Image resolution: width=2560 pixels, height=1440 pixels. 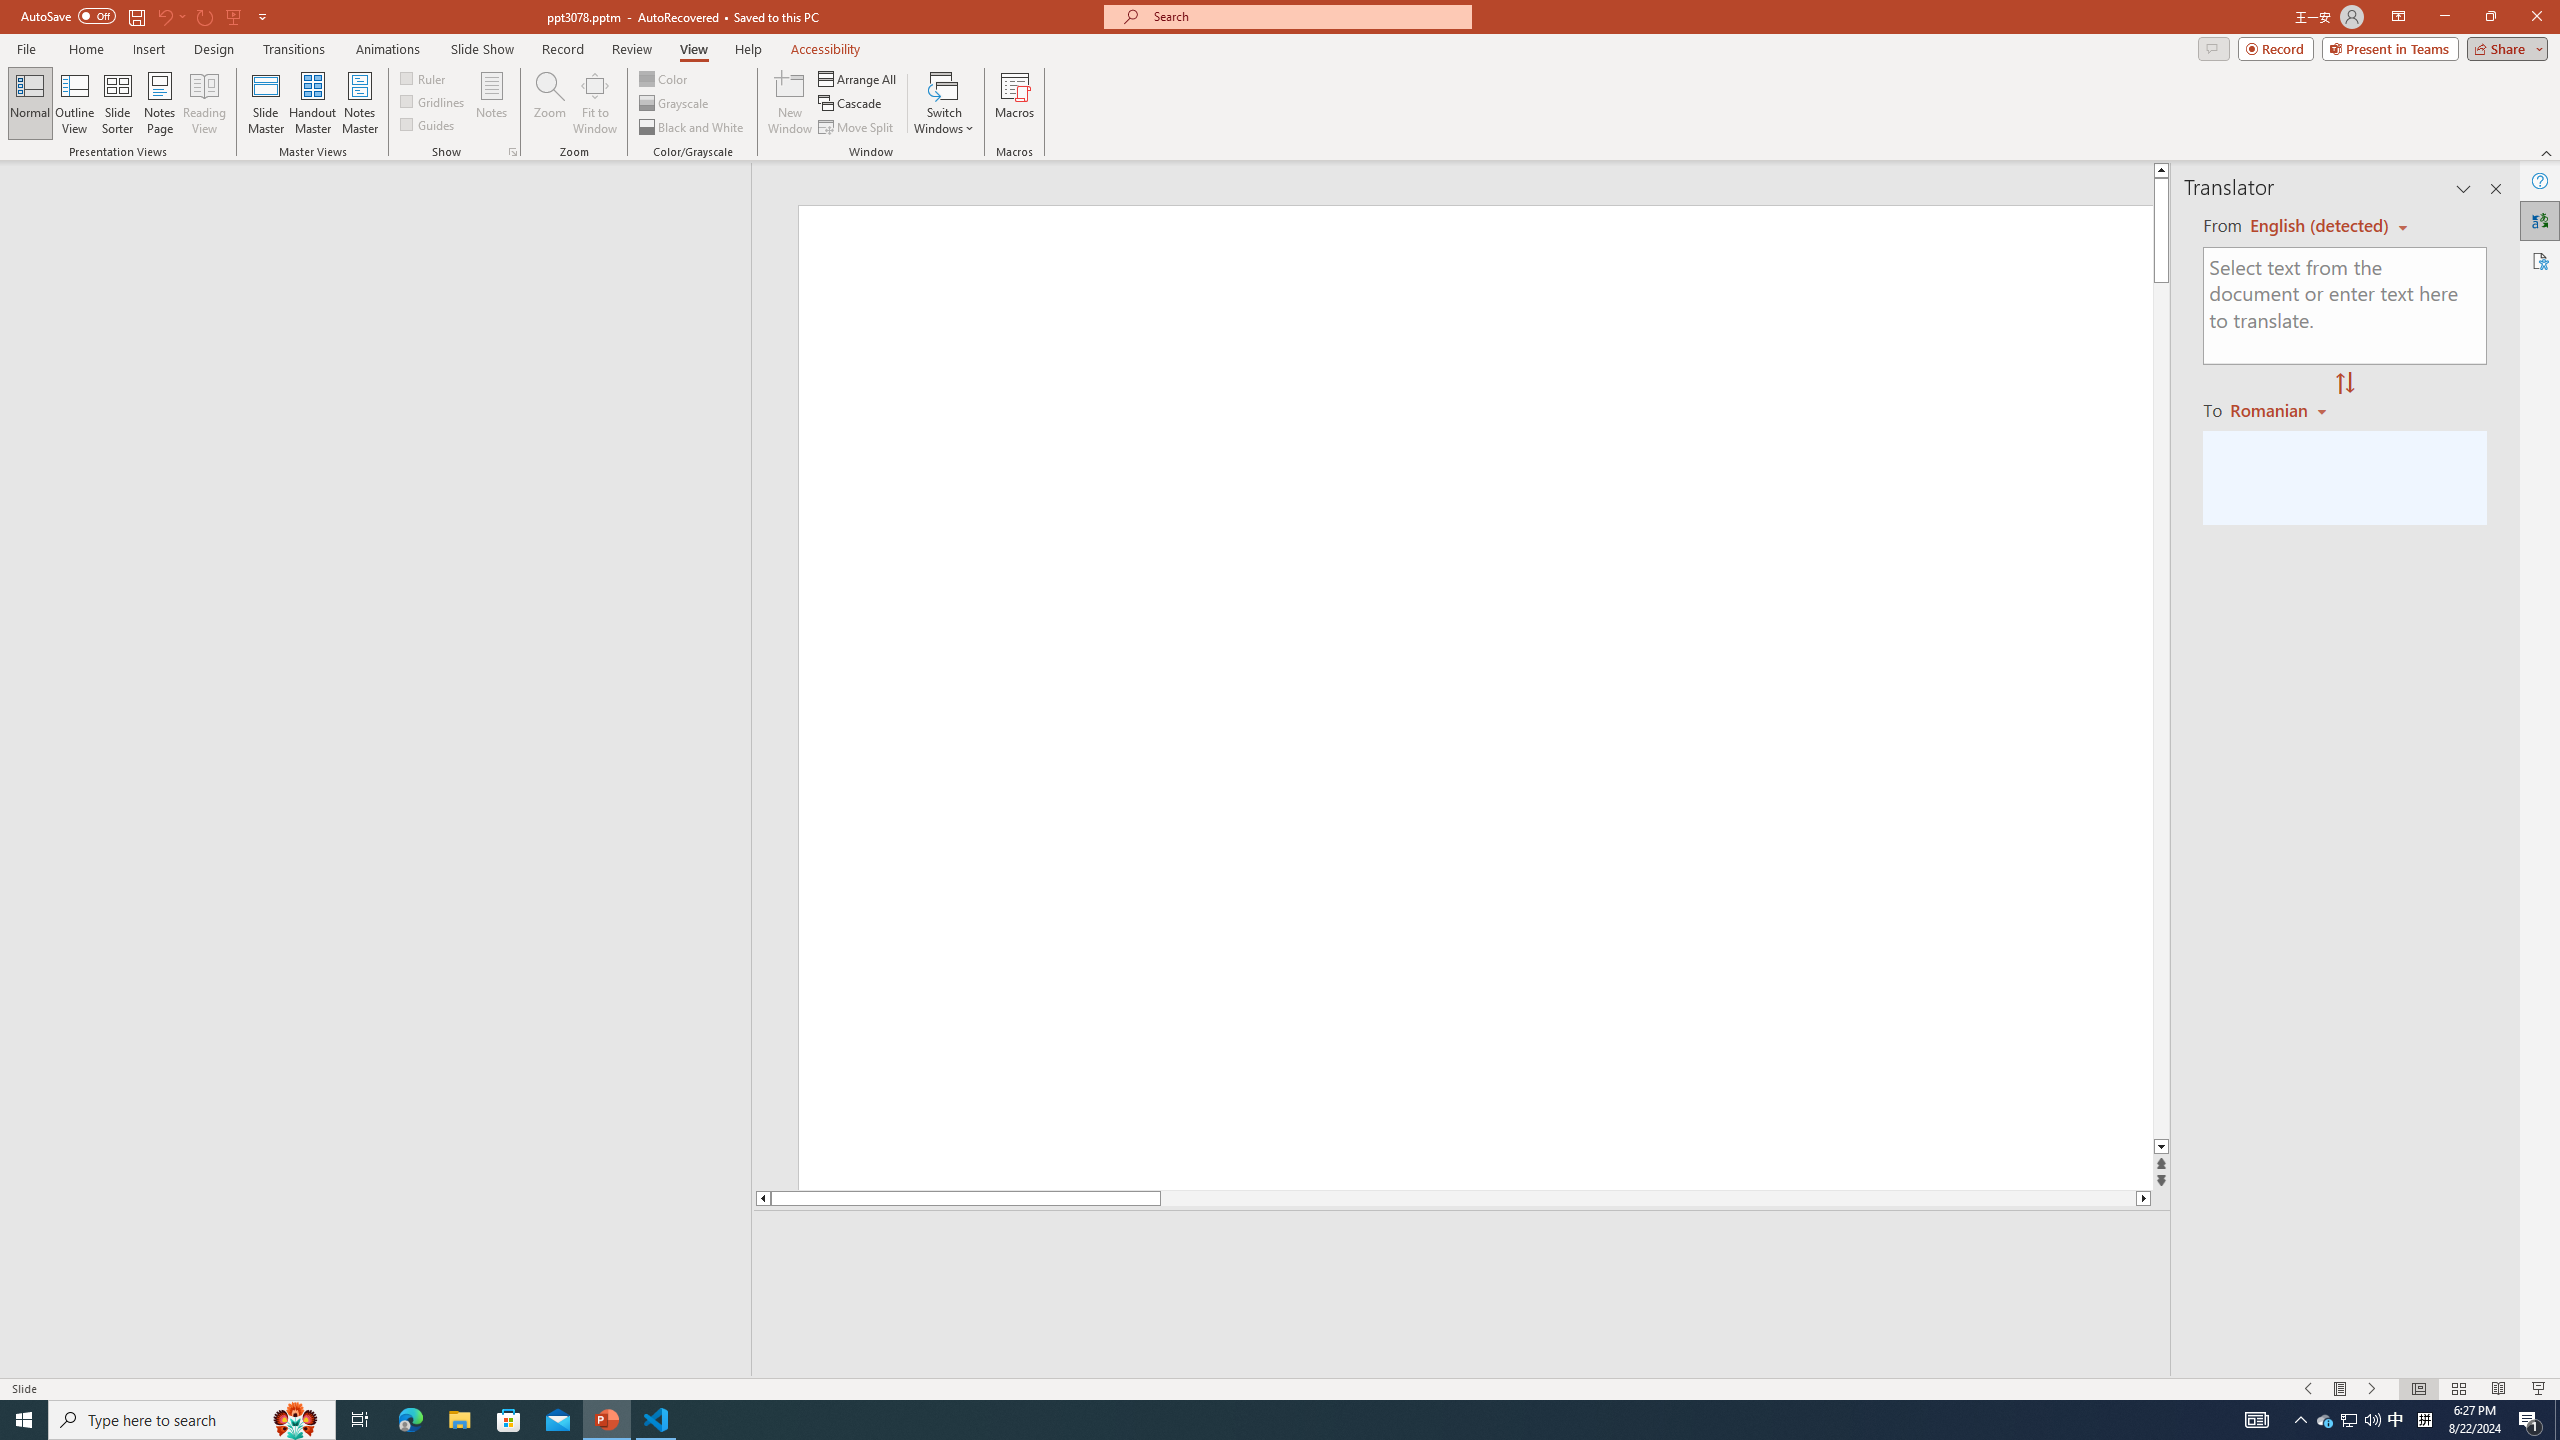 I want to click on 'Arrange All', so click(x=857, y=78).